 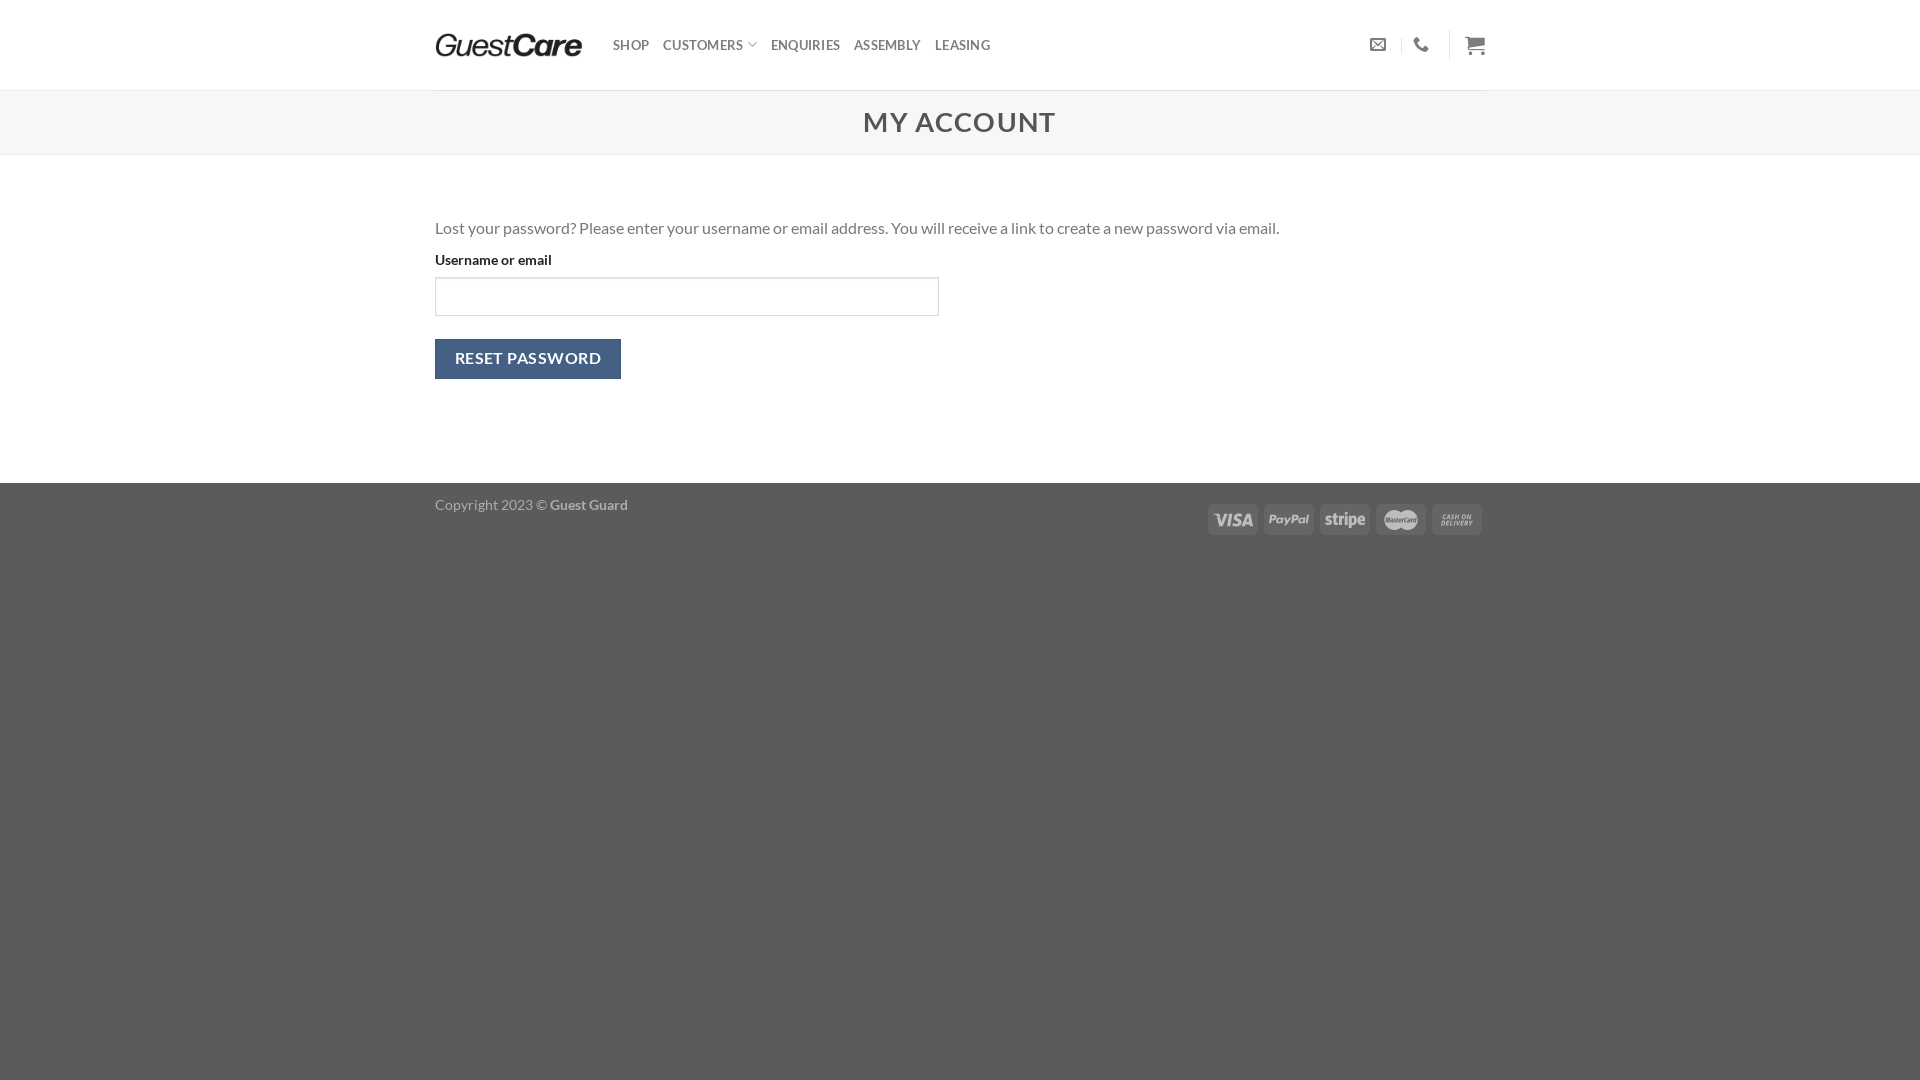 I want to click on 'RESET PASSWORD', so click(x=528, y=357).